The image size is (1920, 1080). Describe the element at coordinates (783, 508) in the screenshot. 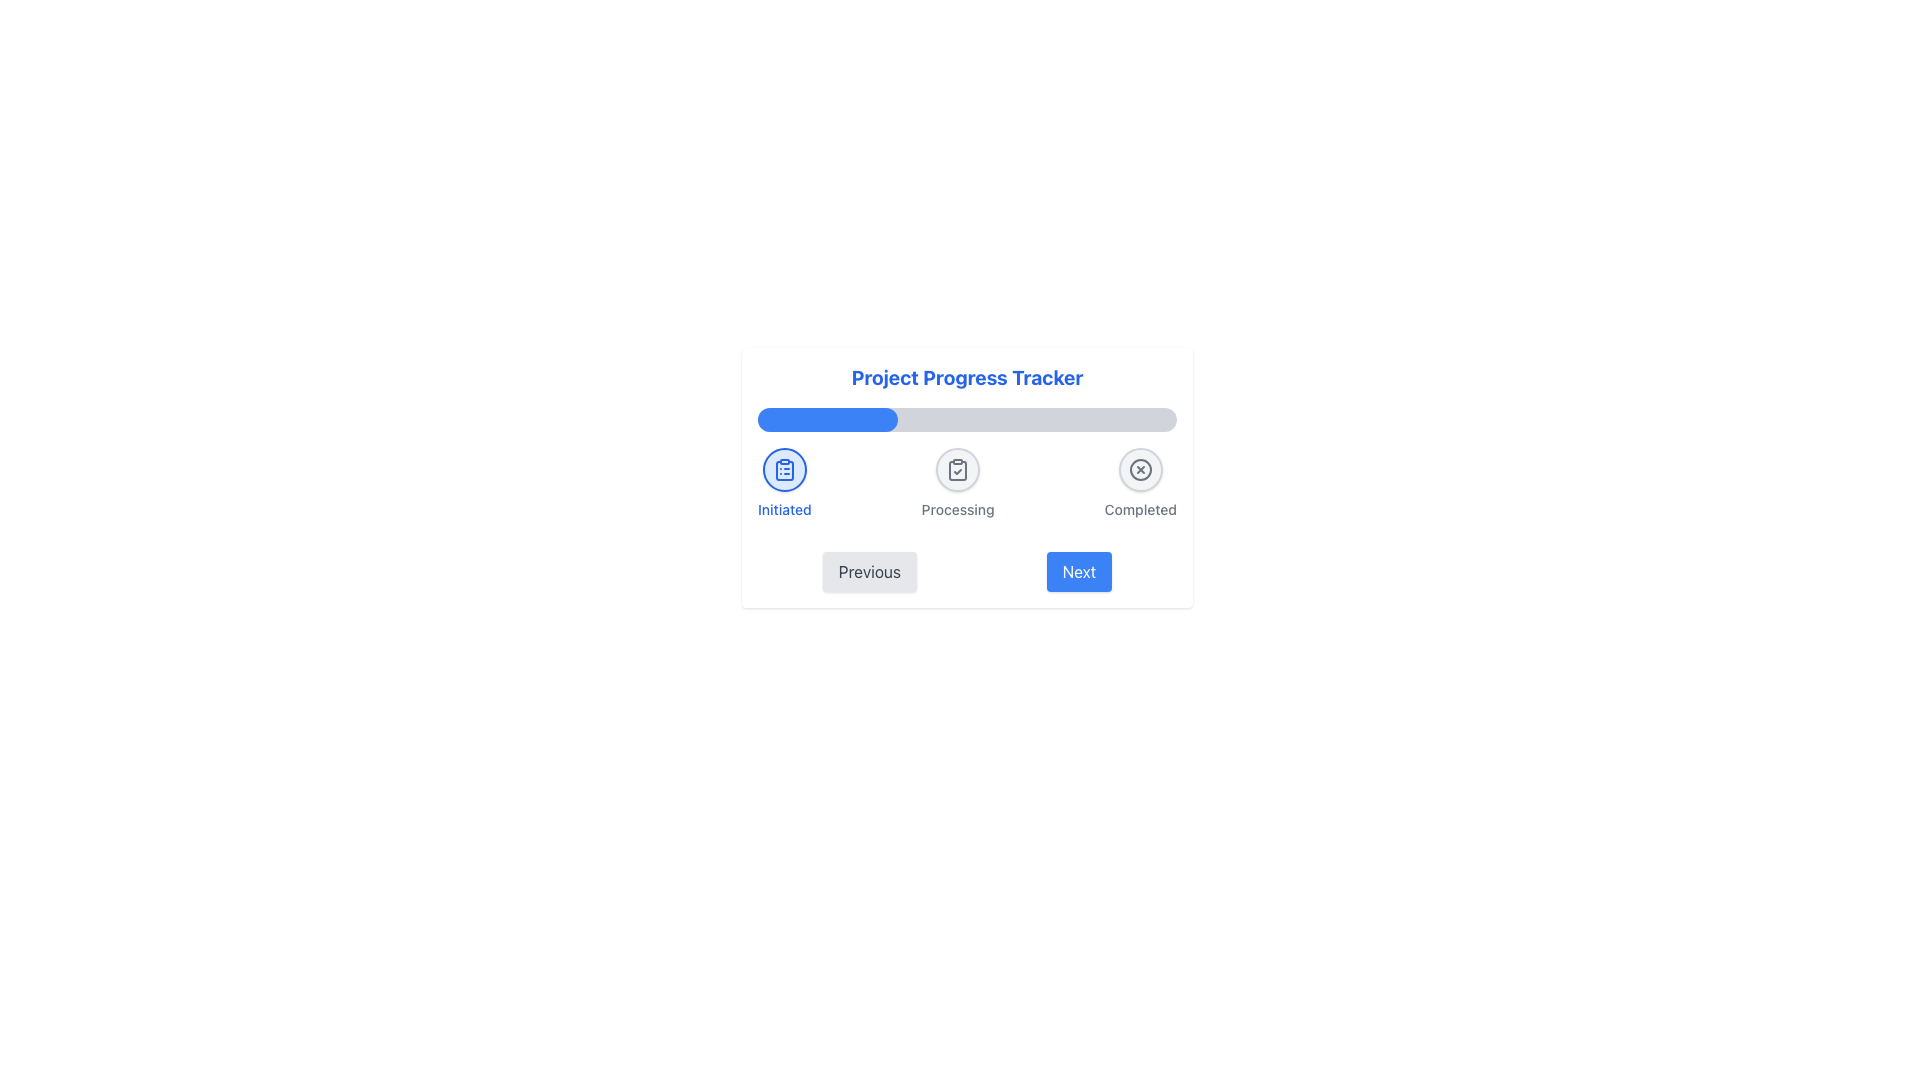

I see `the status label indicating the 'Initiated' stage of the process, positioned at the bottom of the first column in the progress tracker` at that location.